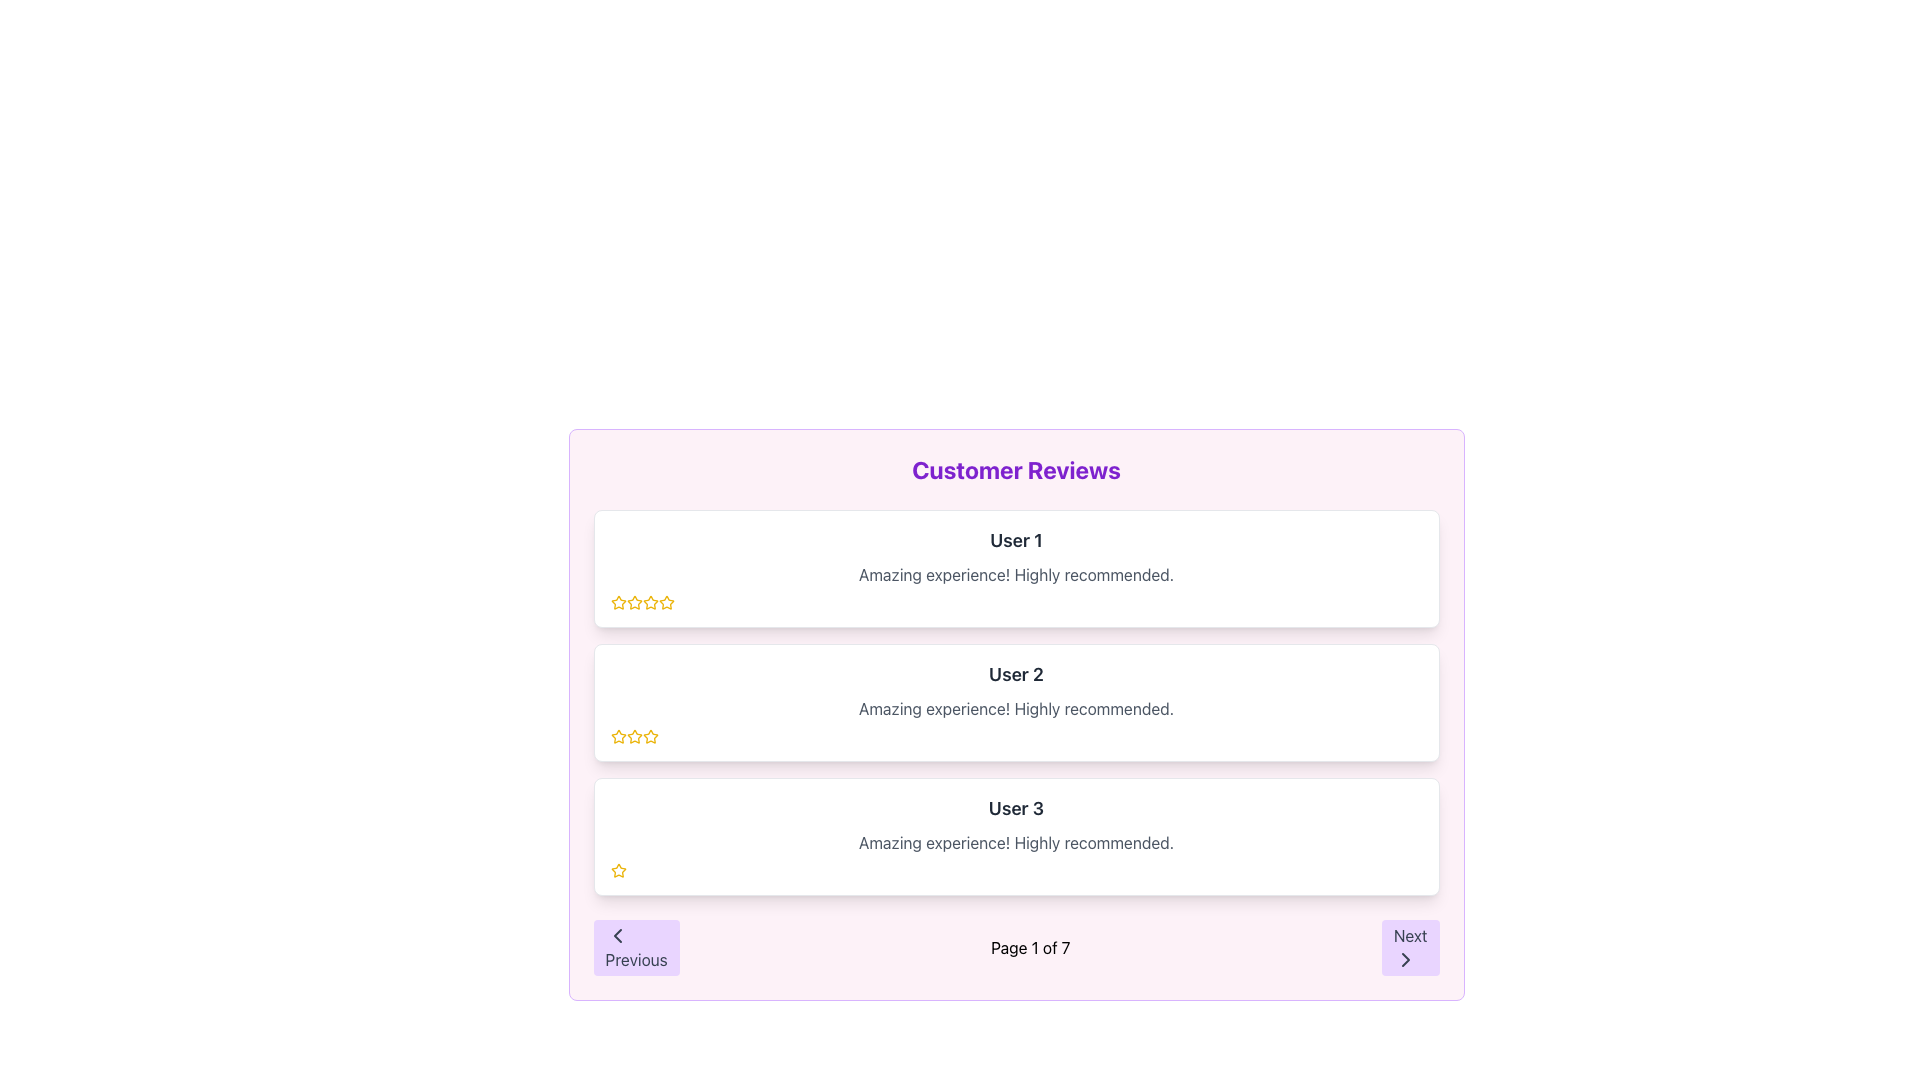 The image size is (1920, 1080). What do you see at coordinates (1016, 574) in the screenshot?
I see `the text display that provides user review content for the product or service, located in the first review card below the title 'User 1' and above the rating section with star icons` at bounding box center [1016, 574].